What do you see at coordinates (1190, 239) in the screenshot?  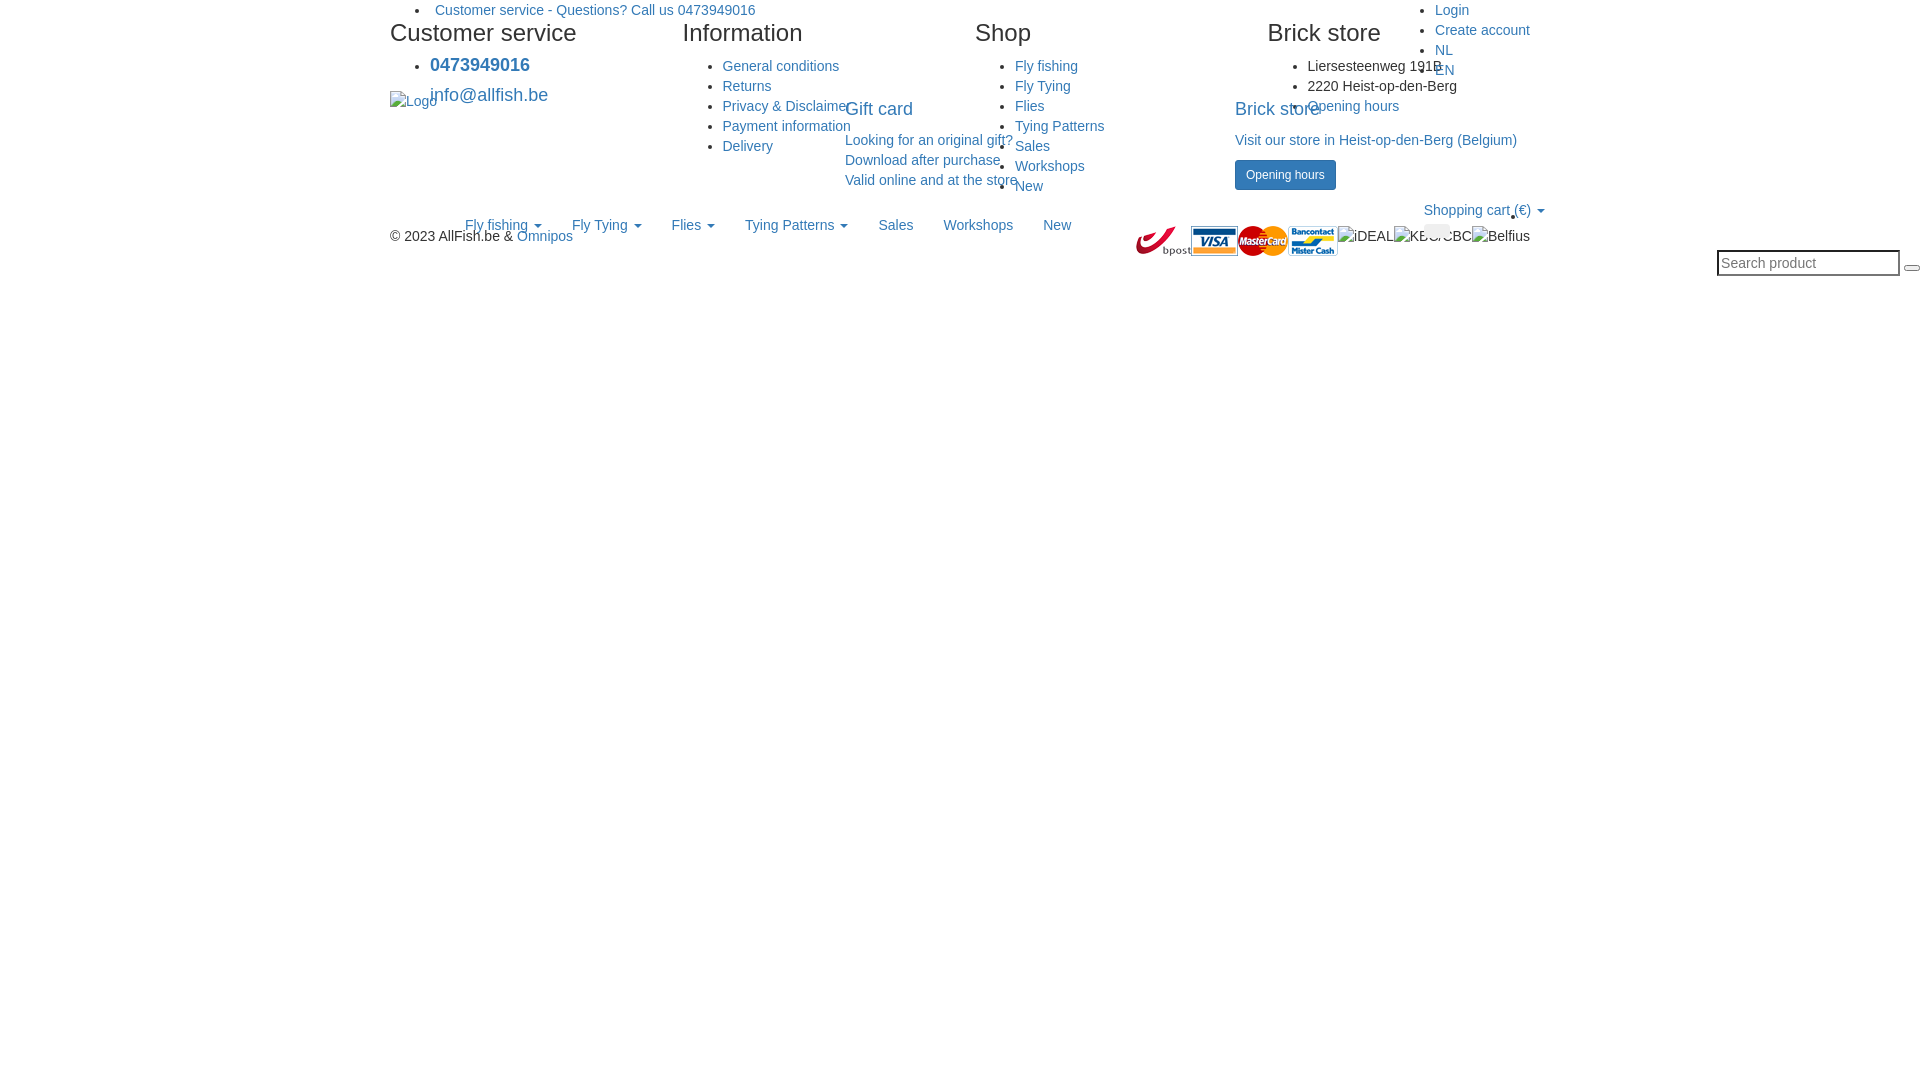 I see `'Visa'` at bounding box center [1190, 239].